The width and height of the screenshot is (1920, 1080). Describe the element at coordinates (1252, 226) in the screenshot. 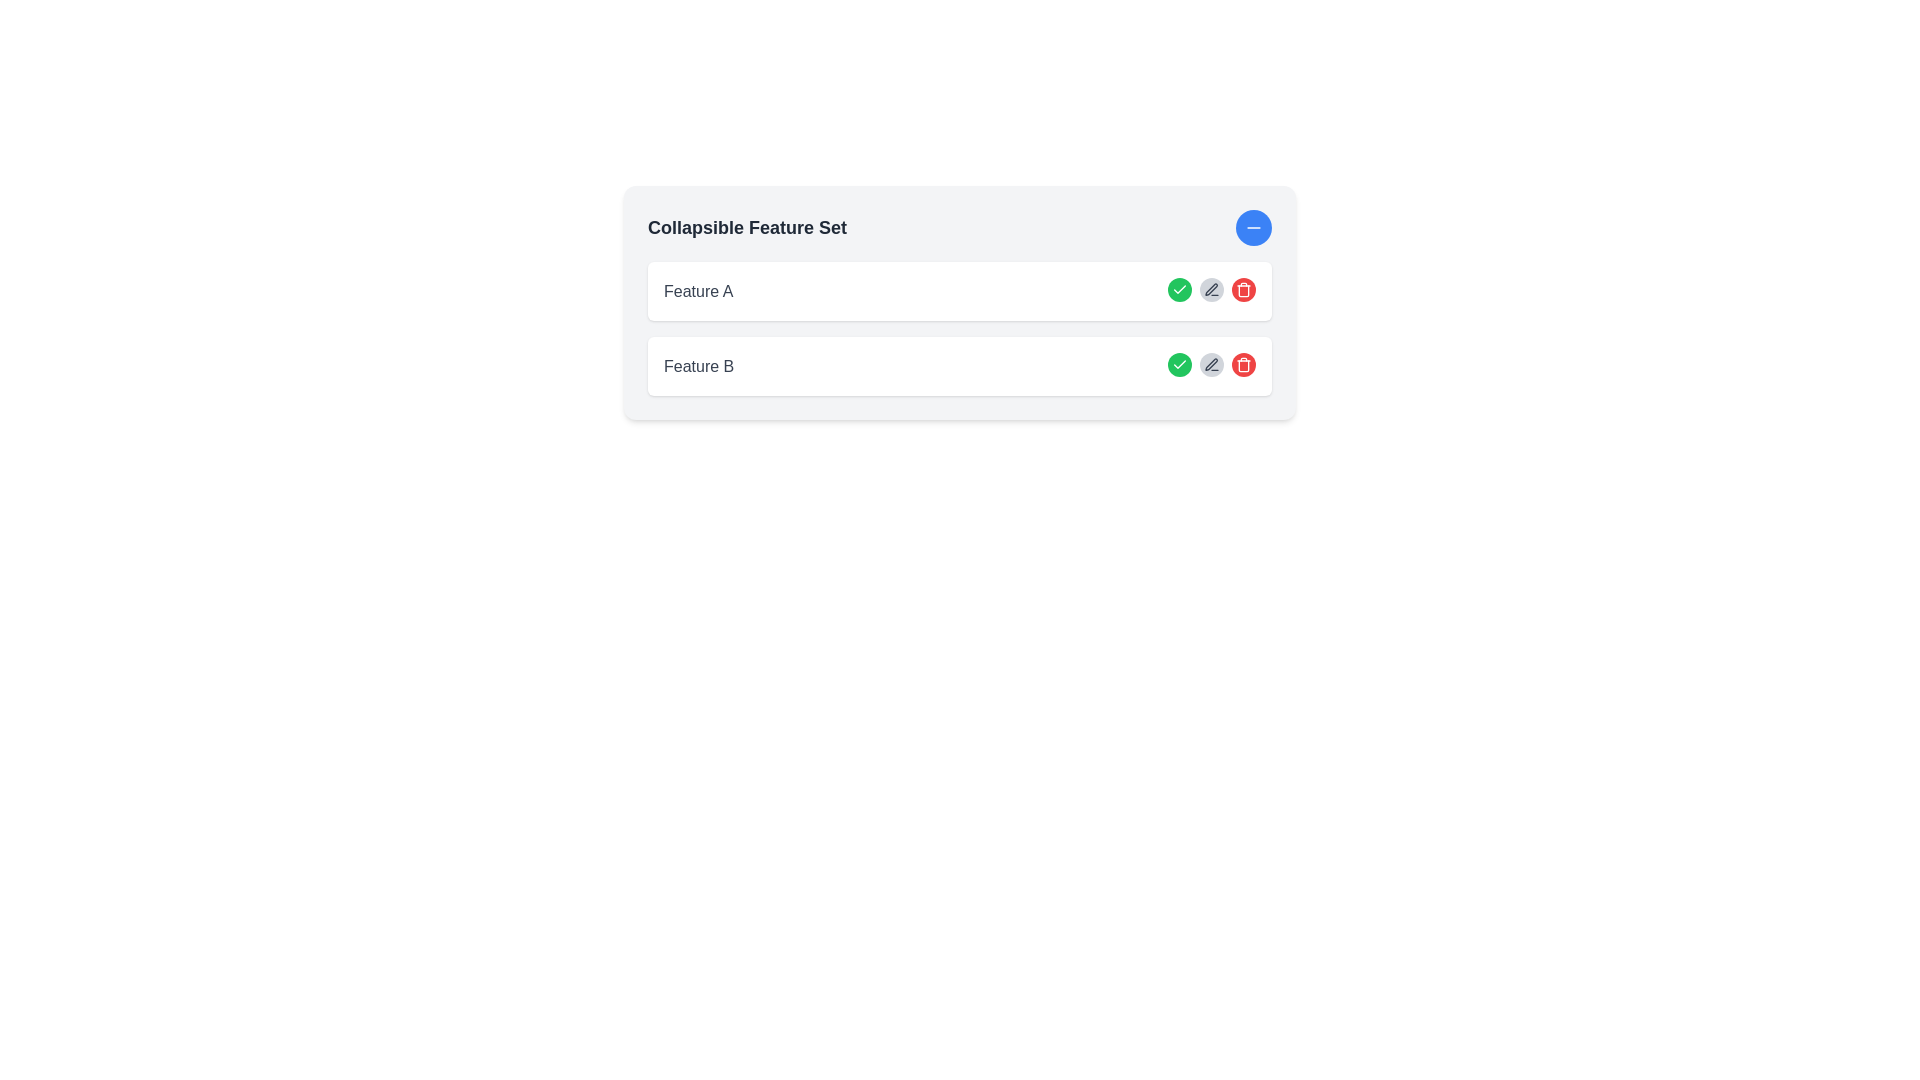

I see `the blue circular button with a white minus sign in the center located at the top right corner of the 'Collapsible Feature Set' section for accessibility` at that location.